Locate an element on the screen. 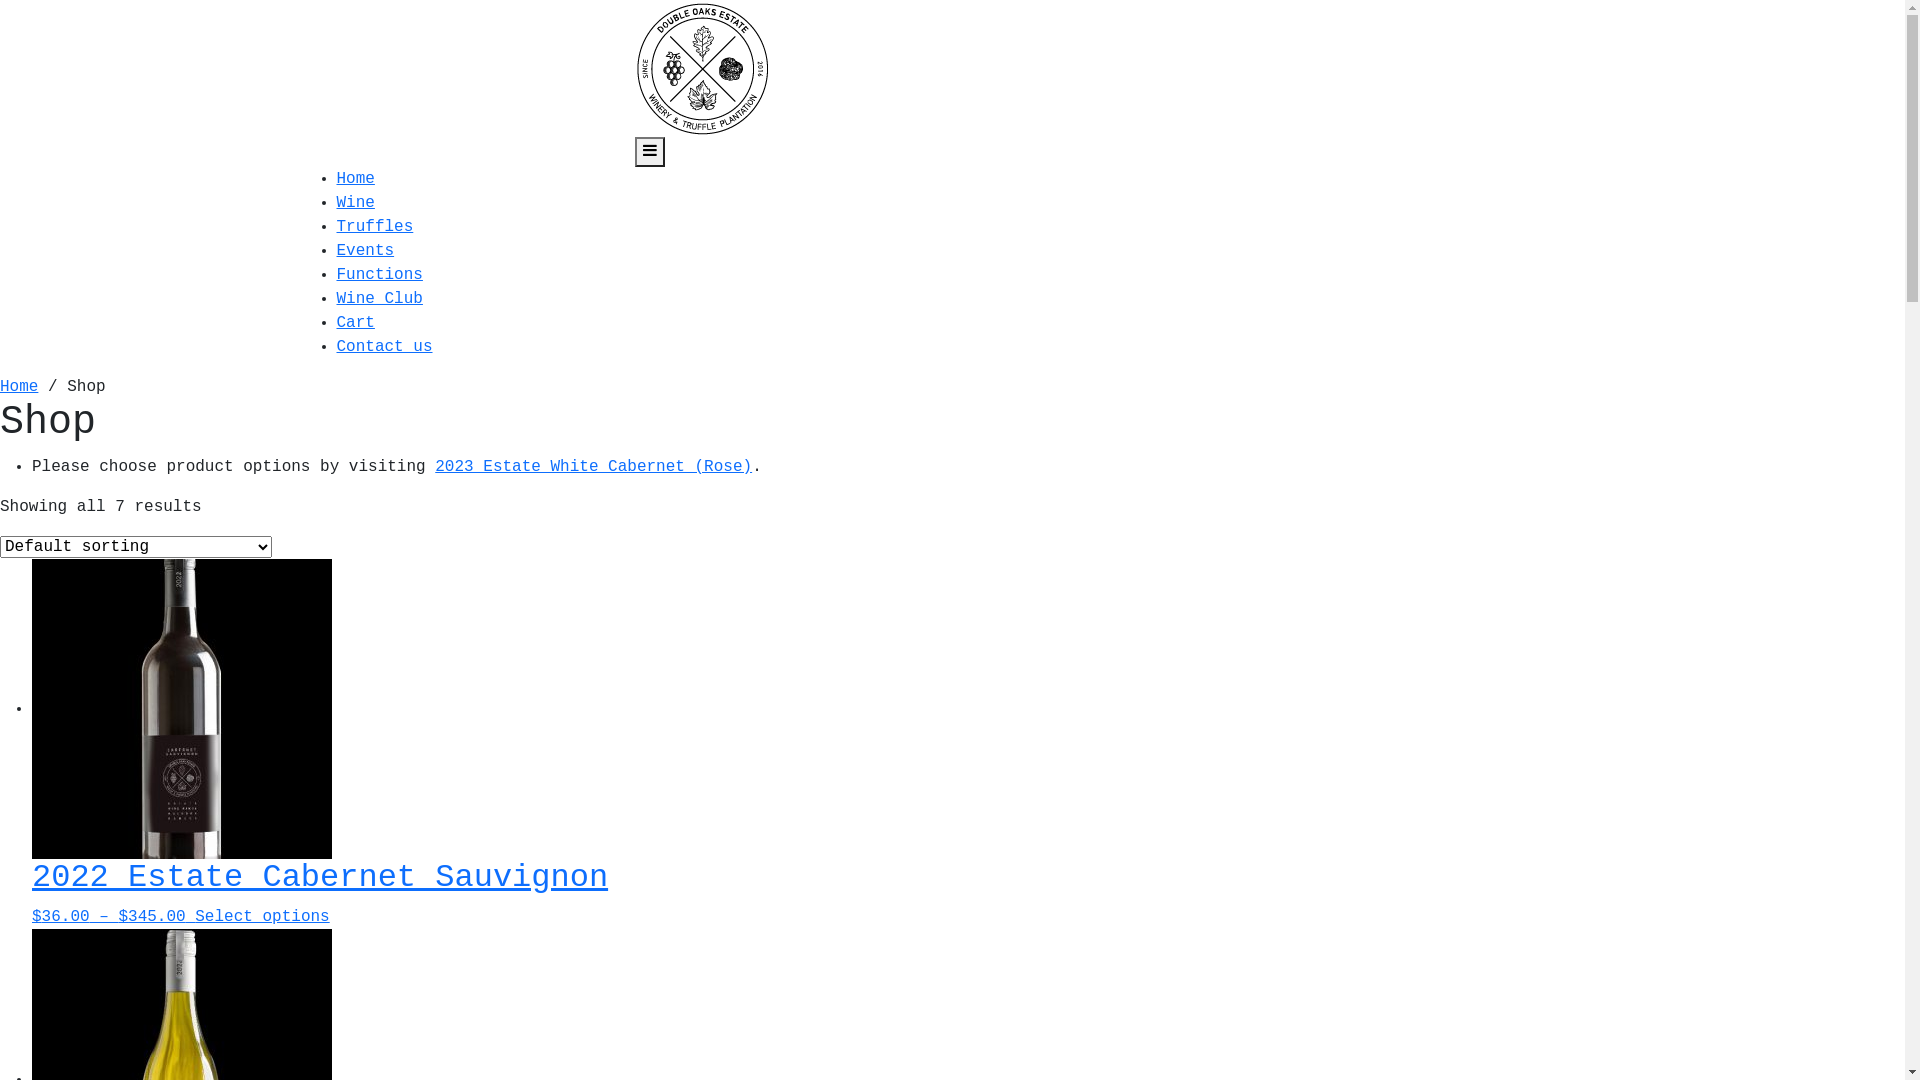 This screenshot has width=1920, height=1080. 'Wine' is located at coordinates (355, 203).